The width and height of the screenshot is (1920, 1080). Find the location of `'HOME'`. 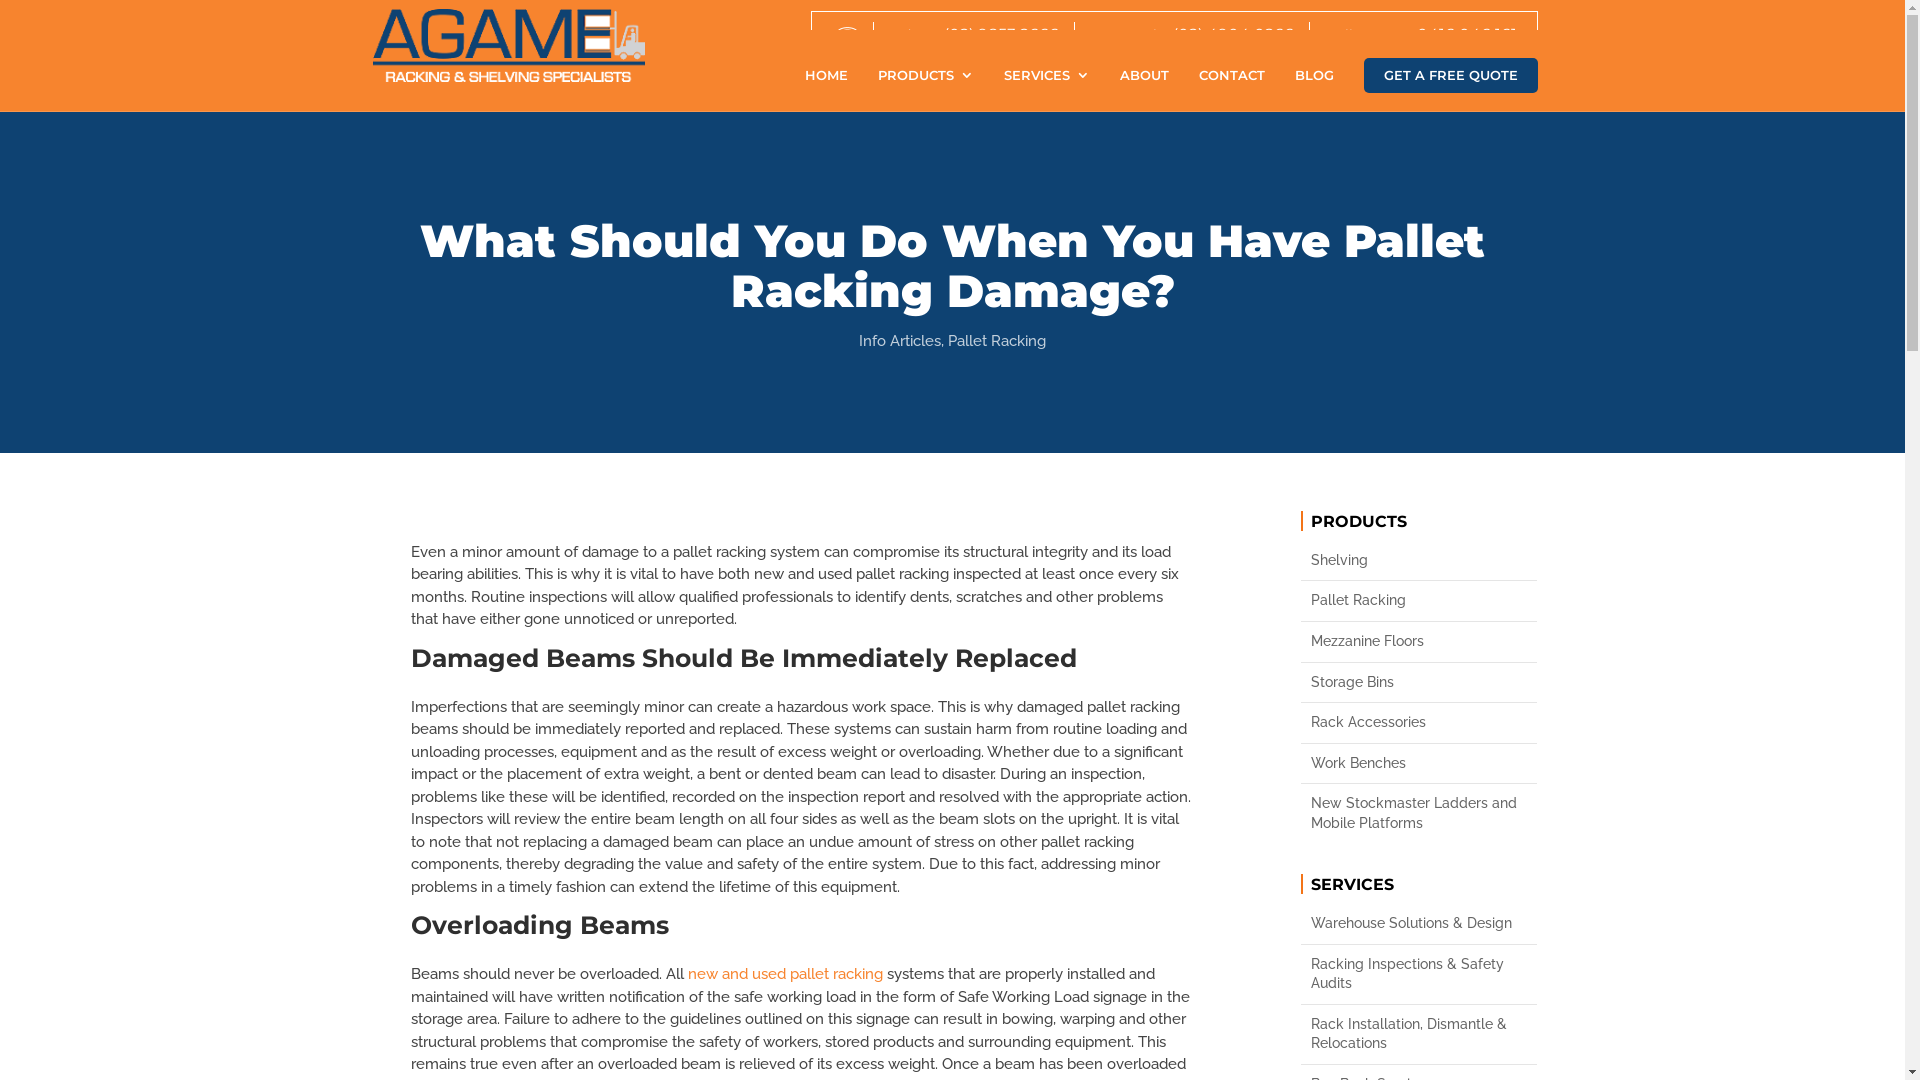

'HOME' is located at coordinates (825, 88).